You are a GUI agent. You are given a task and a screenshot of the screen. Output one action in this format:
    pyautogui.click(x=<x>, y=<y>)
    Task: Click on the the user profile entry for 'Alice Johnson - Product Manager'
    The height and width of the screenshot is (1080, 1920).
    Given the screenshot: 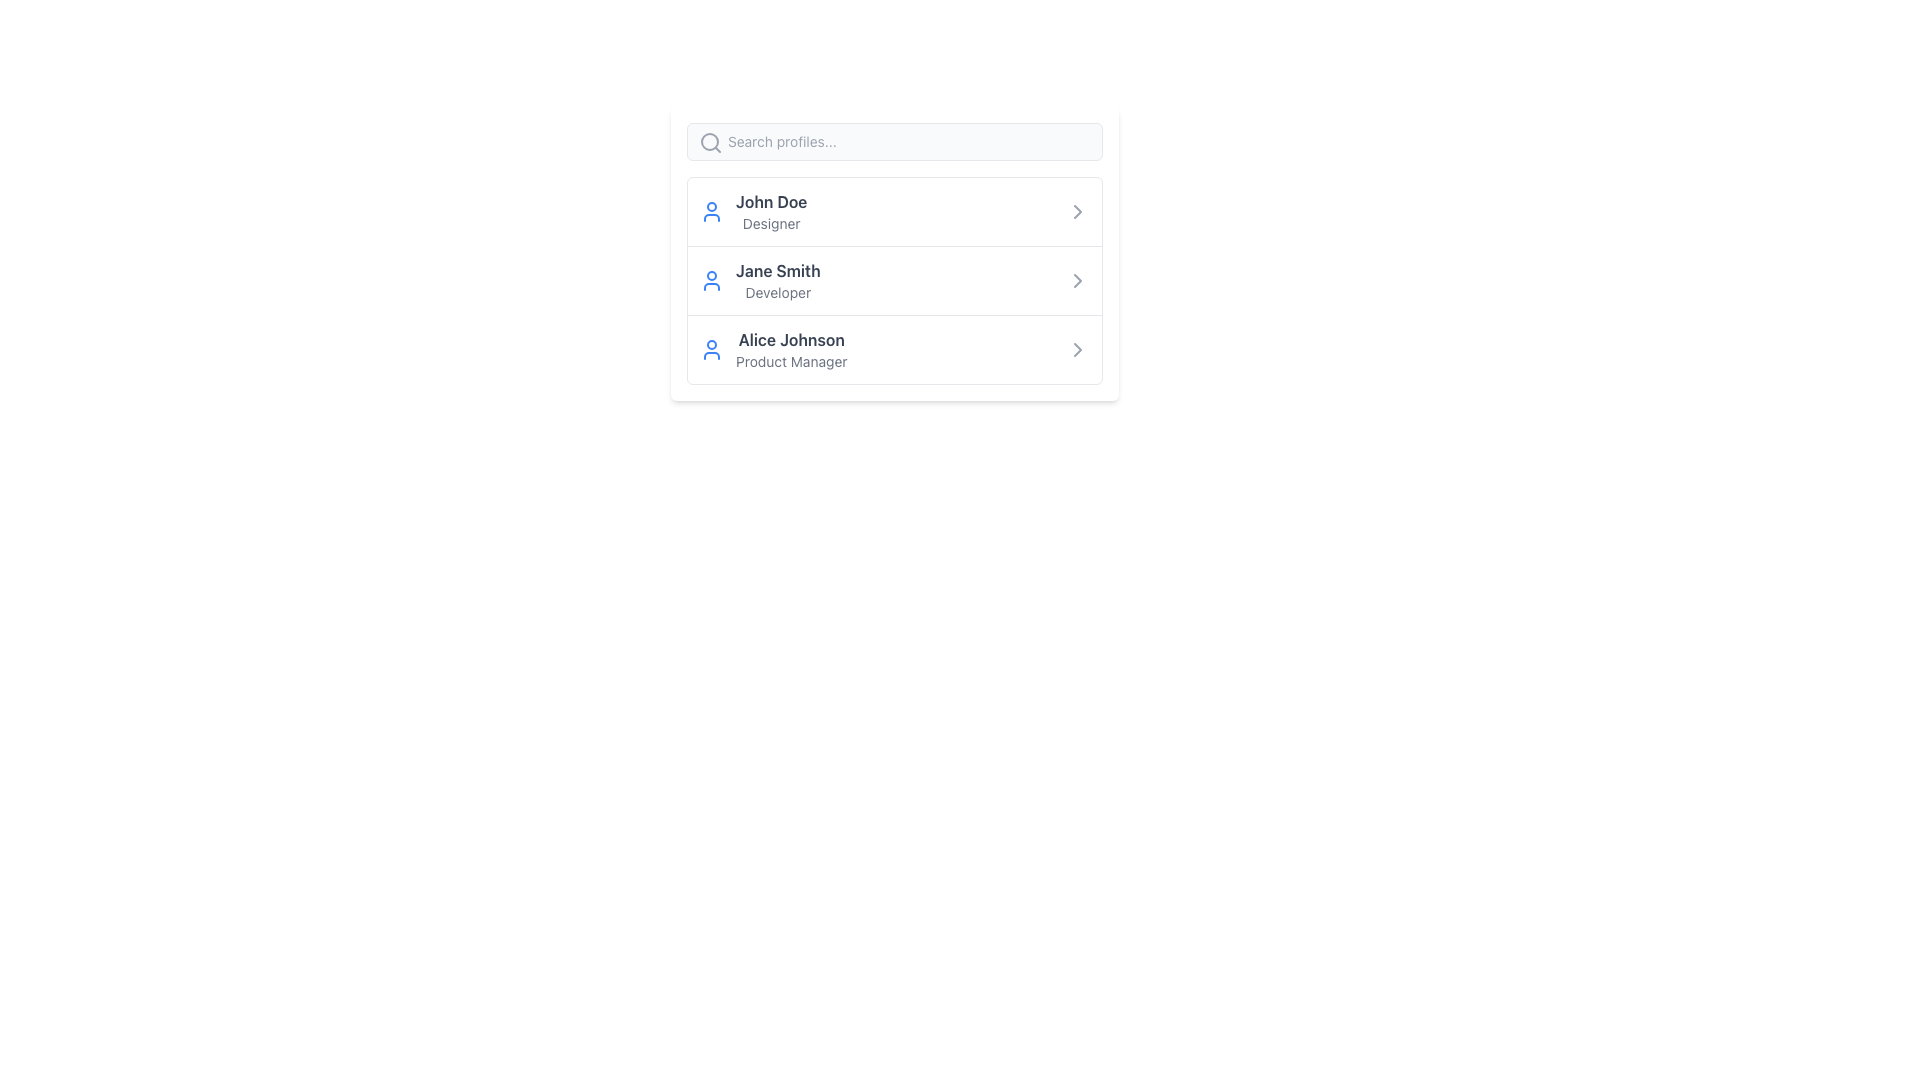 What is the action you would take?
    pyautogui.click(x=893, y=348)
    